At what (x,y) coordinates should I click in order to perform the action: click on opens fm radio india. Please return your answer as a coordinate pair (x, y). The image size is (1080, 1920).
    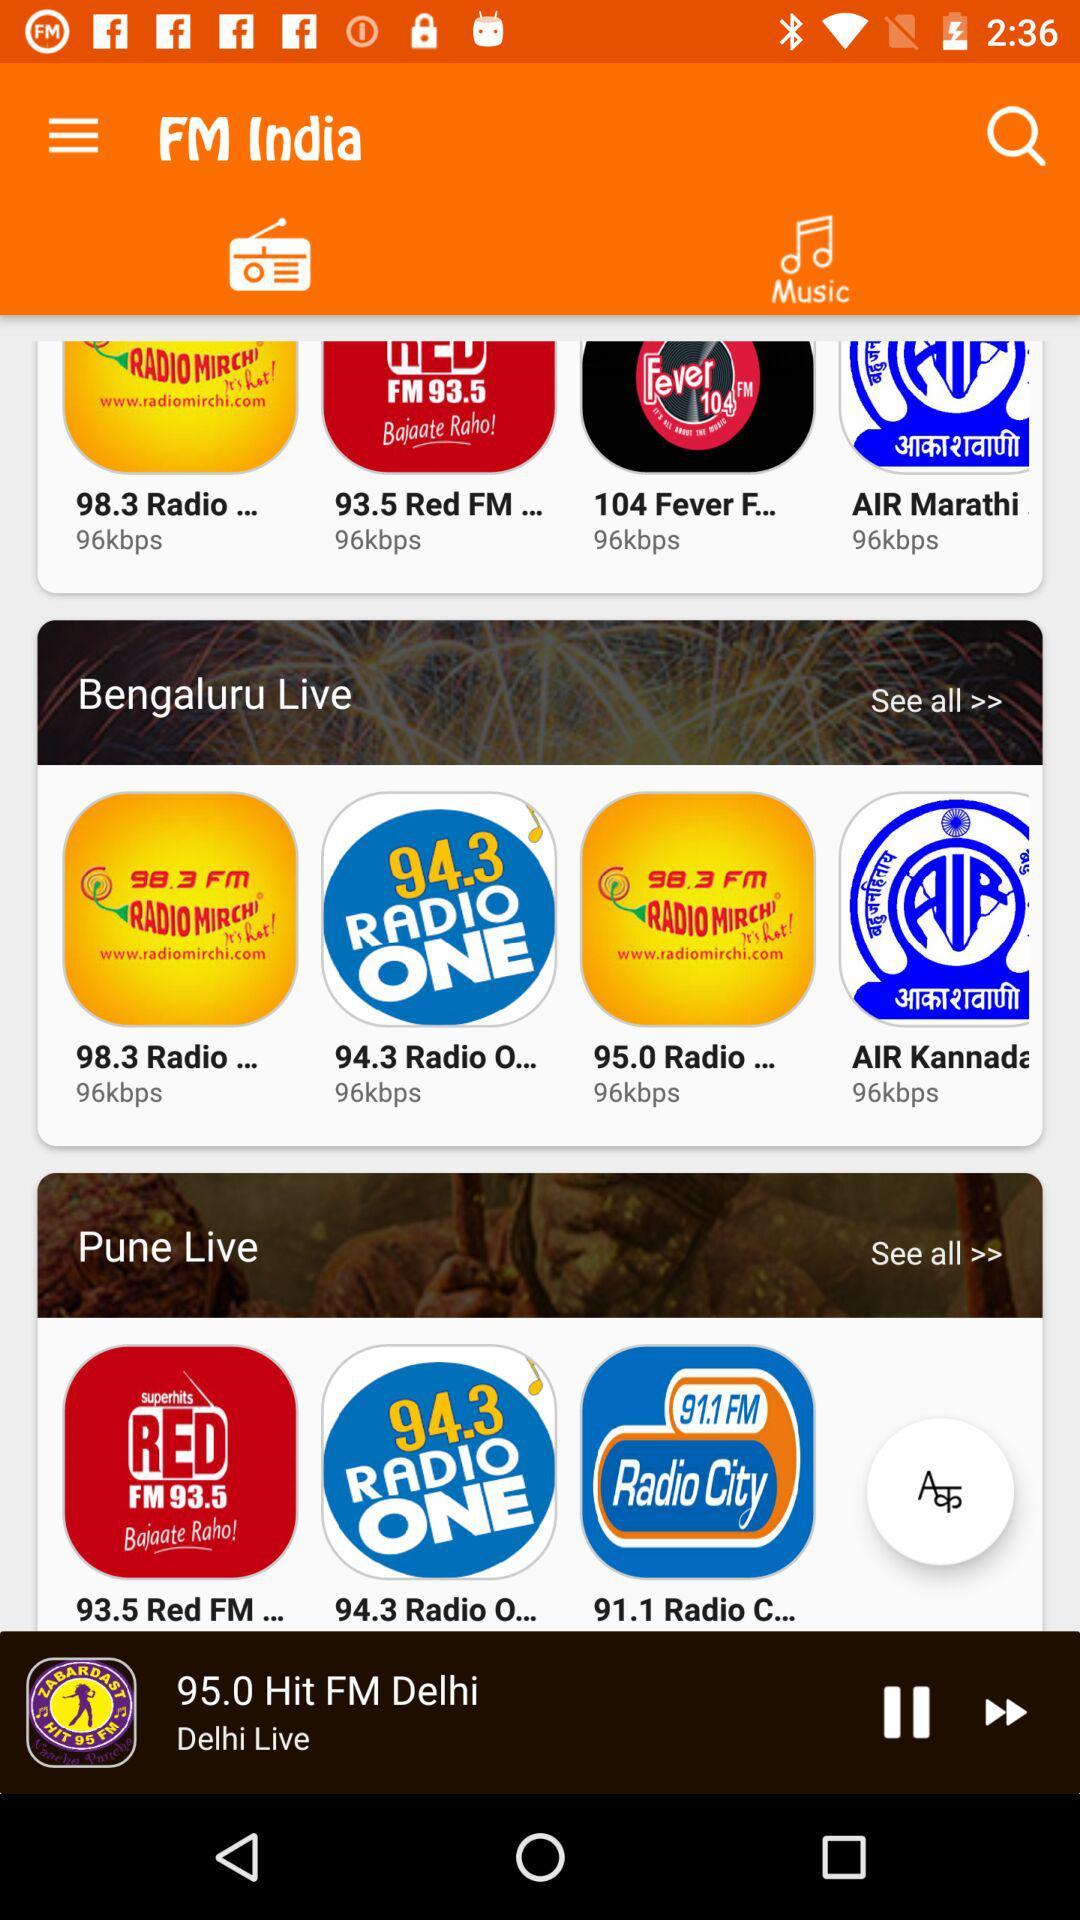
    Looking at the image, I should click on (270, 251).